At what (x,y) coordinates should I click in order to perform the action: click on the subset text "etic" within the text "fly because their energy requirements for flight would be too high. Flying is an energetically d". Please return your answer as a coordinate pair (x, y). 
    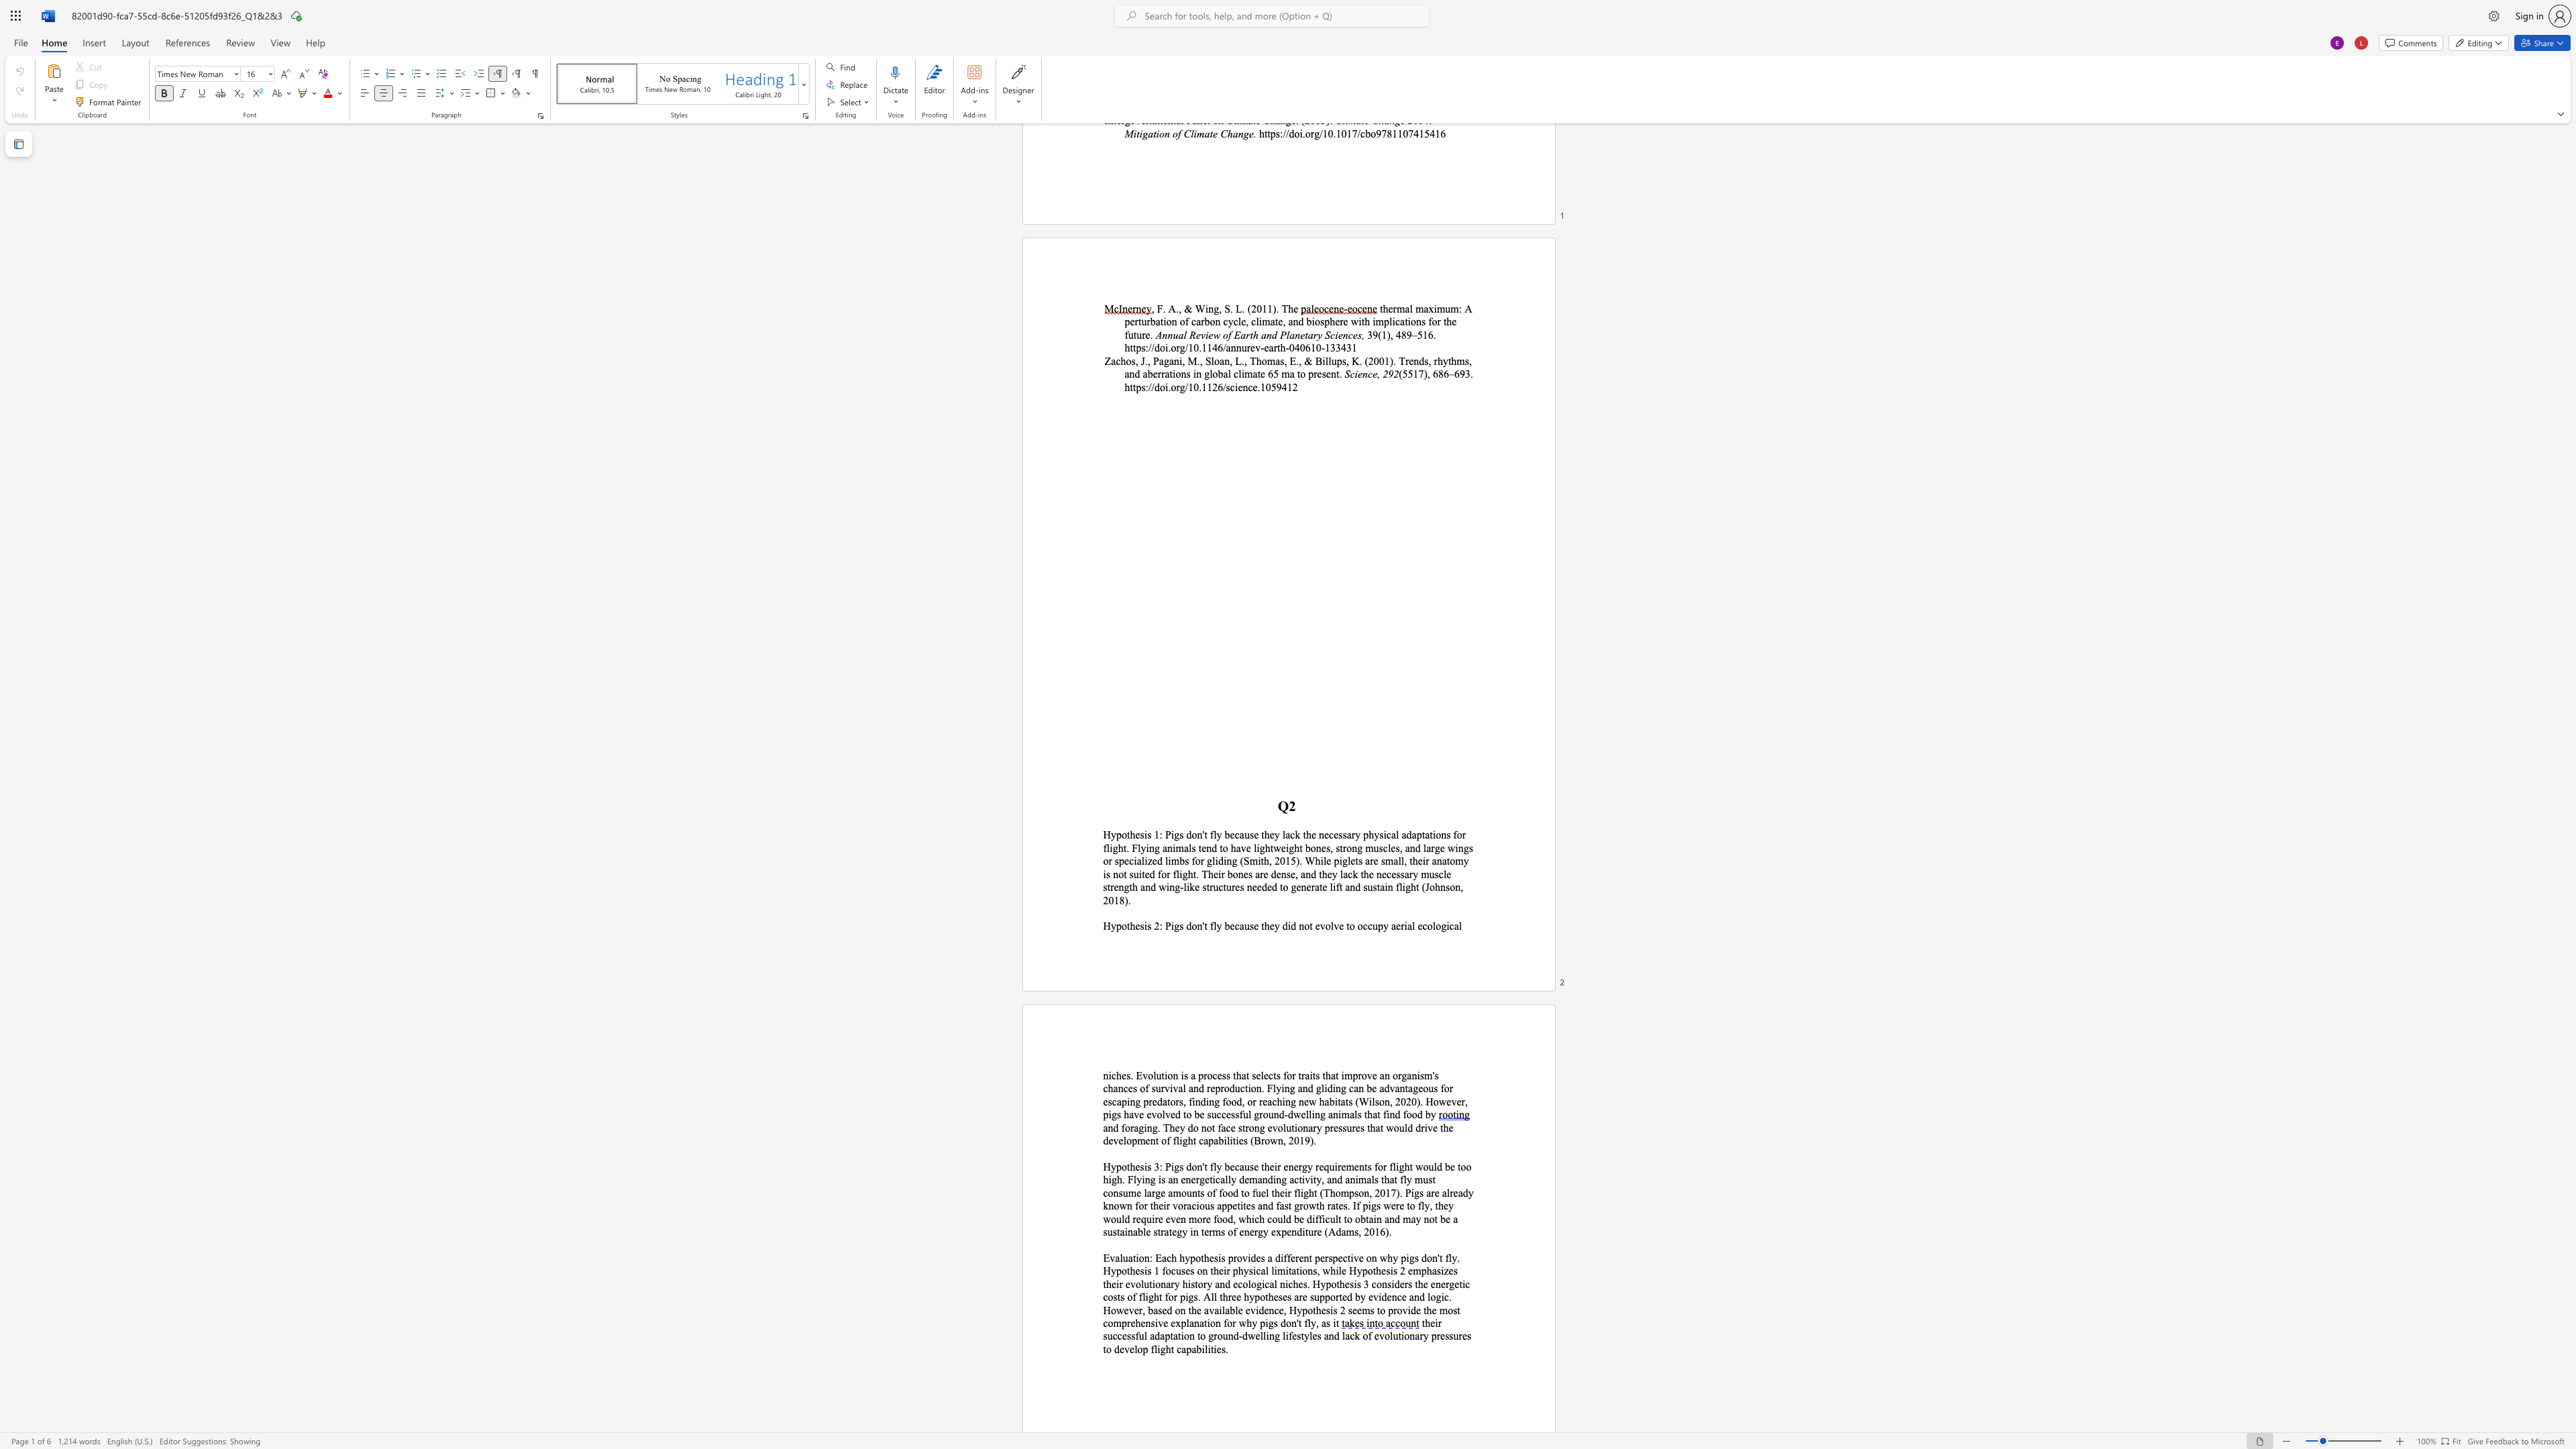
    Looking at the image, I should click on (1204, 1178).